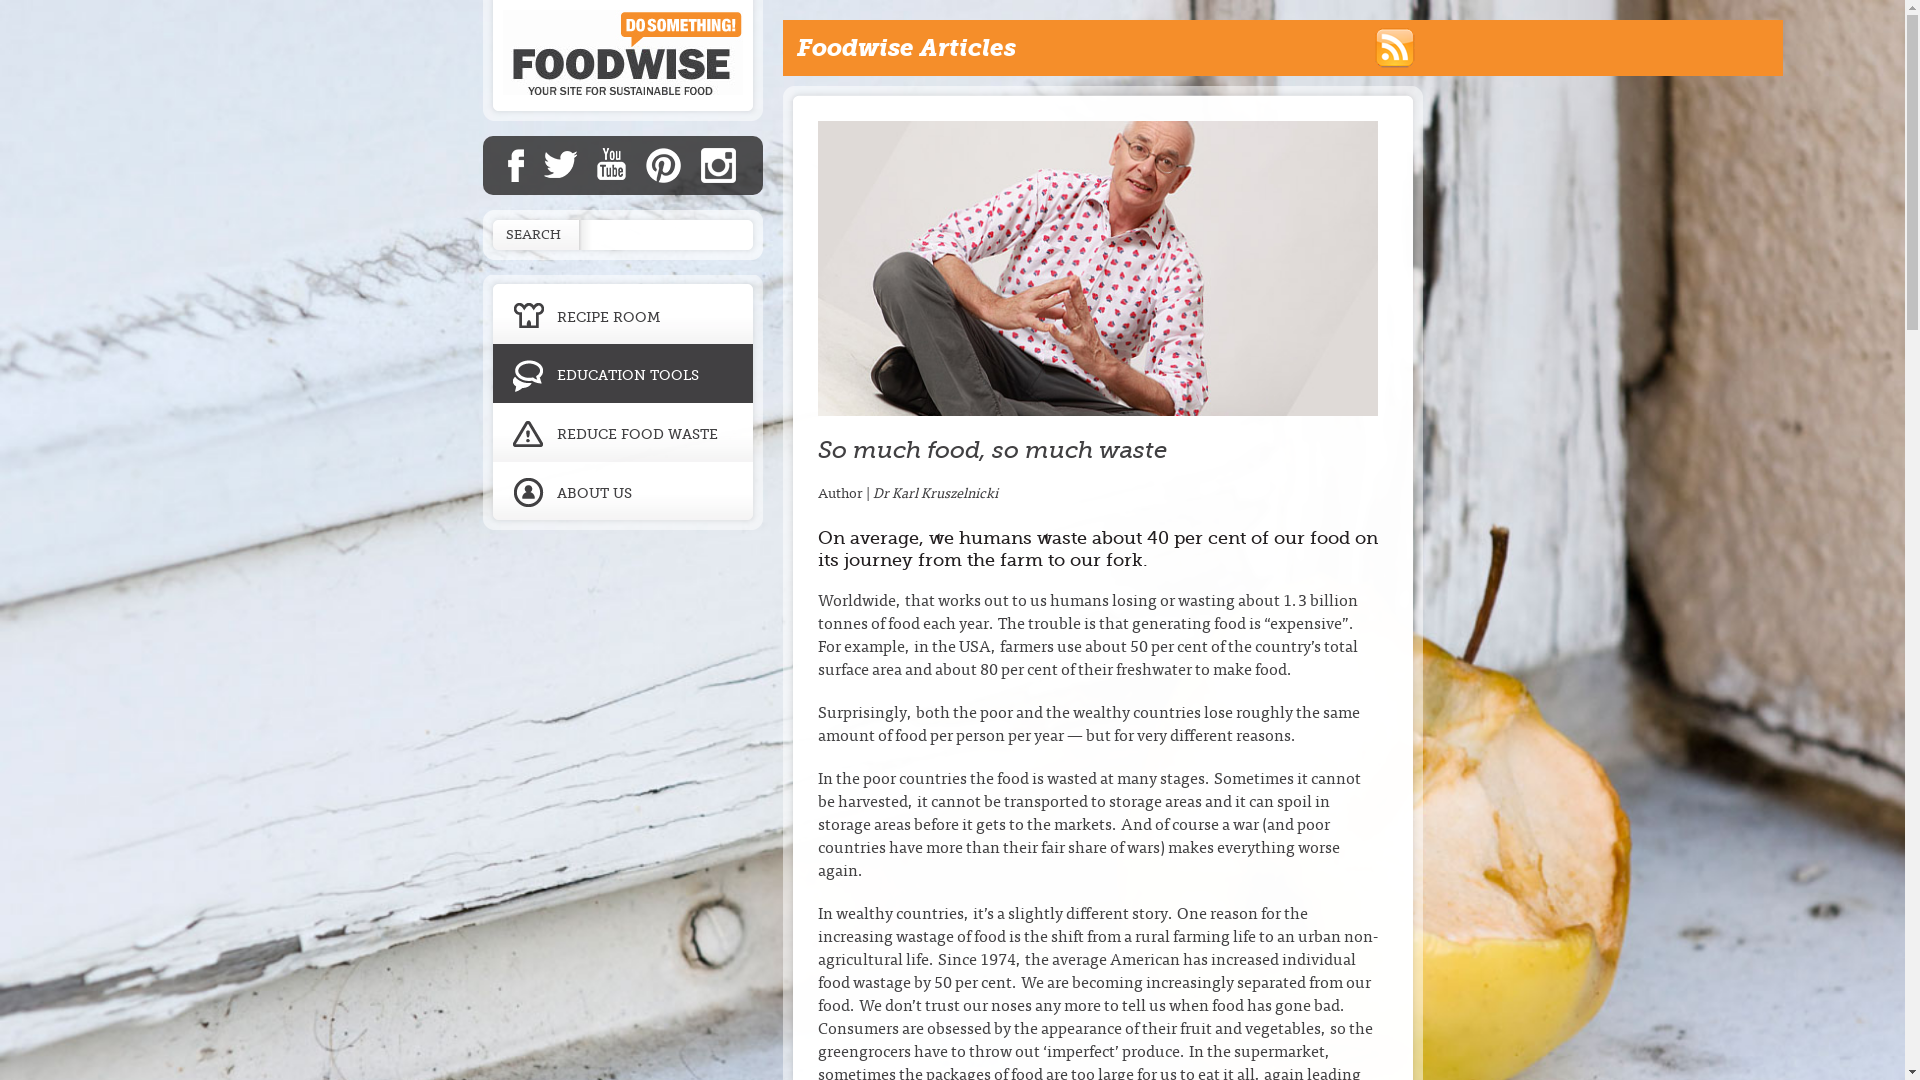 The height and width of the screenshot is (1080, 1920). Describe the element at coordinates (700, 164) in the screenshot. I see `'Instagram'` at that location.